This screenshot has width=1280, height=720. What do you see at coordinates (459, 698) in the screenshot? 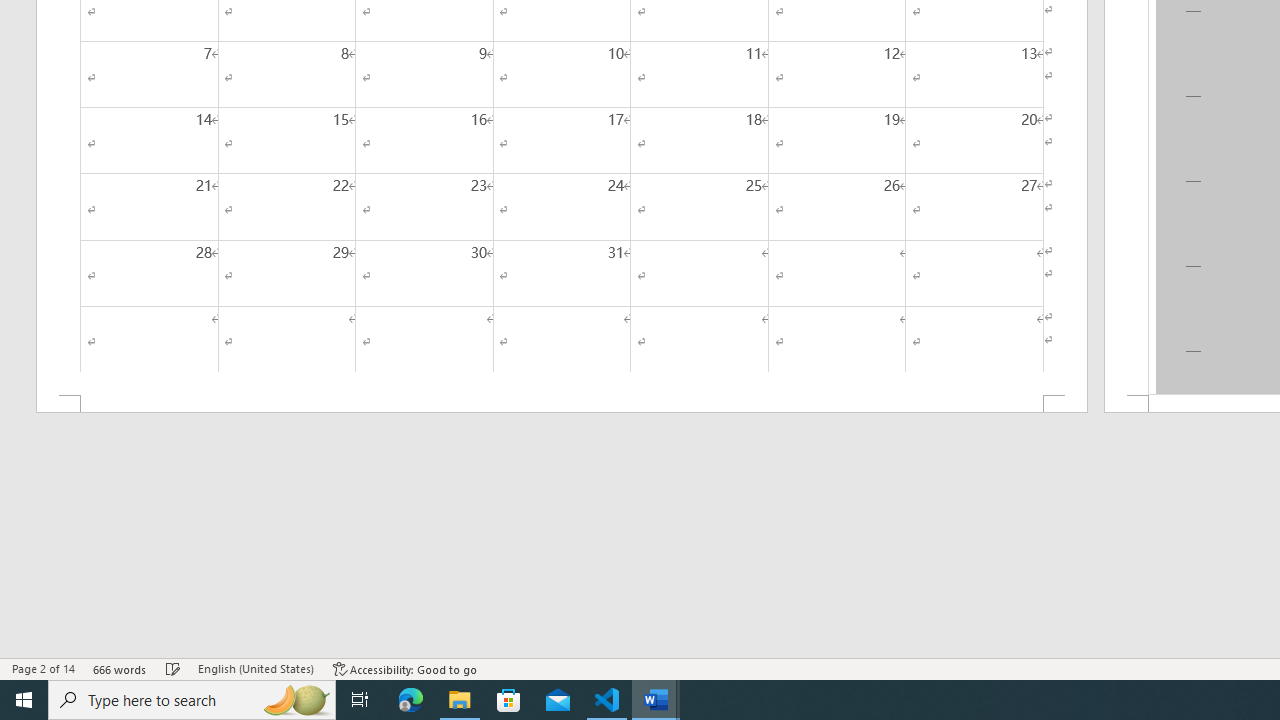
I see `'File Explorer - 1 running window'` at bounding box center [459, 698].